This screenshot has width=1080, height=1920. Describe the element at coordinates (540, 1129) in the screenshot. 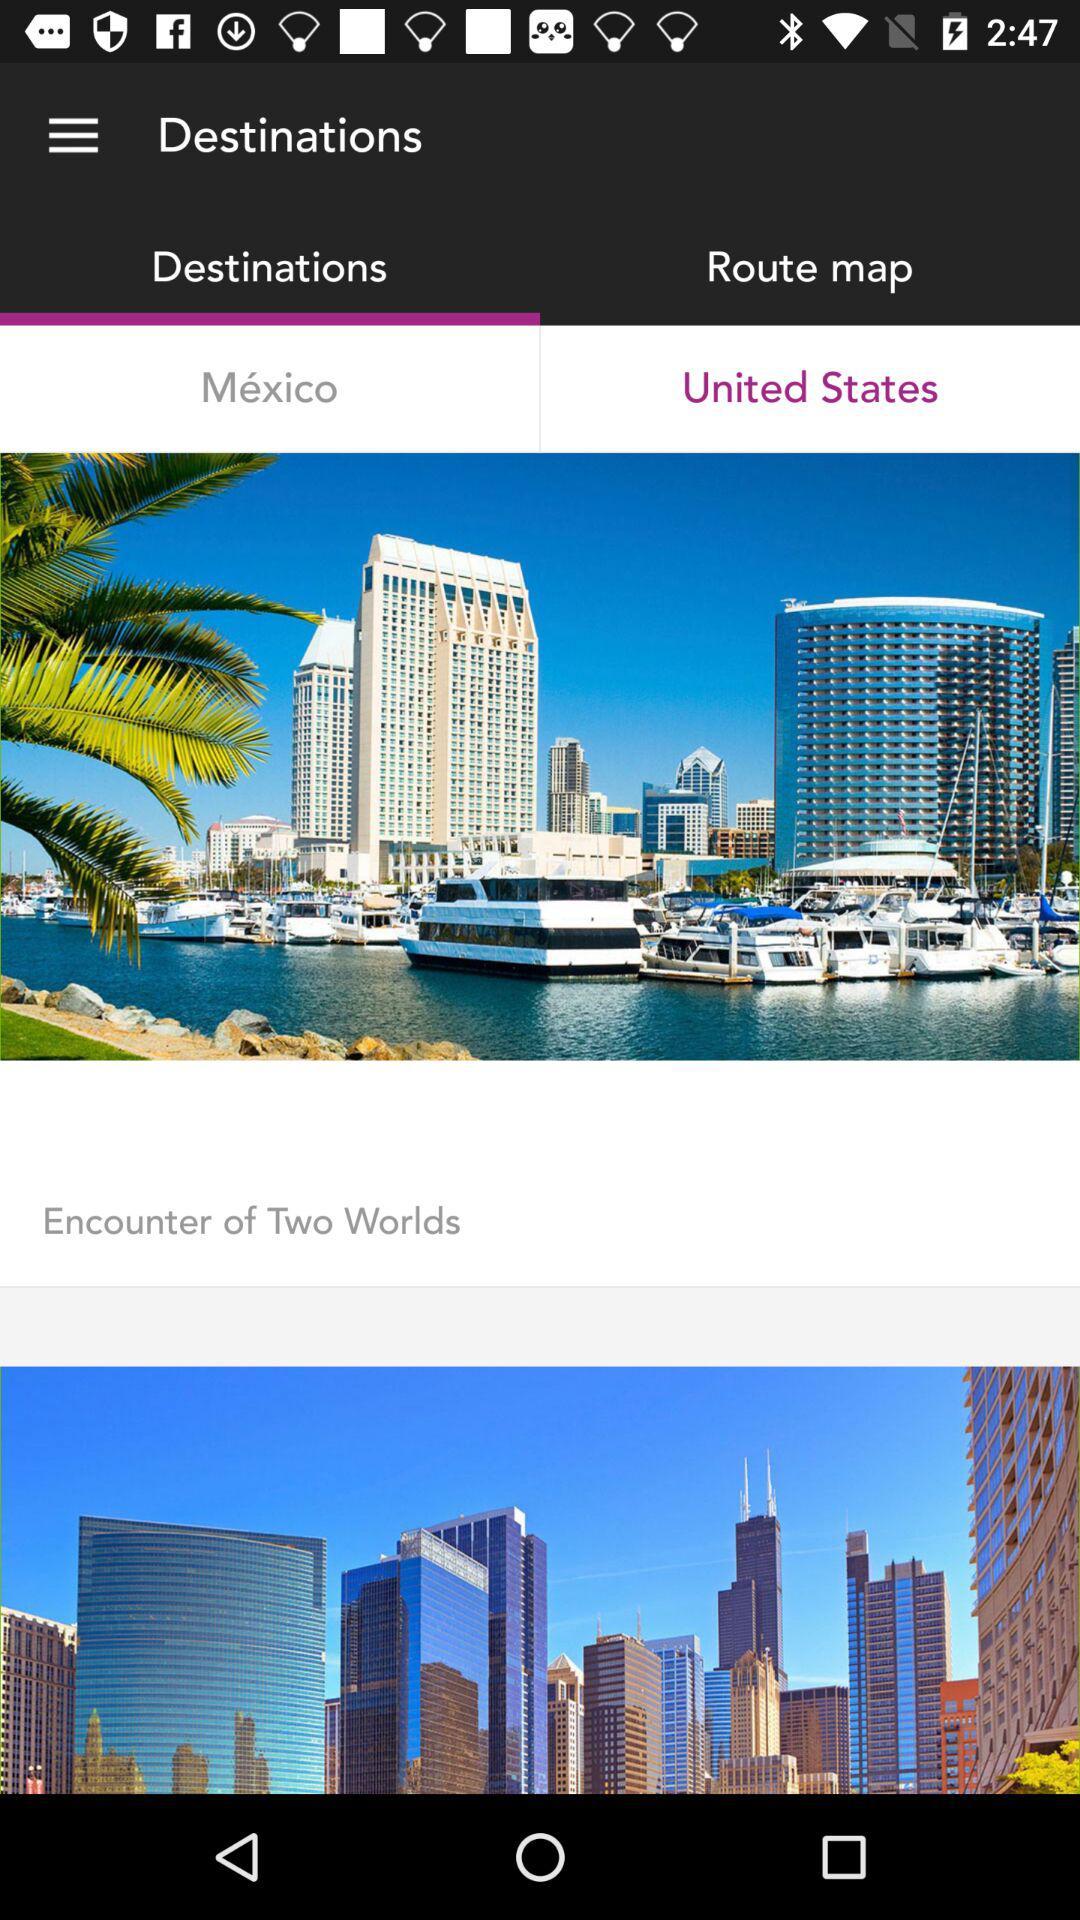

I see `icon above encounter of two icon` at that location.